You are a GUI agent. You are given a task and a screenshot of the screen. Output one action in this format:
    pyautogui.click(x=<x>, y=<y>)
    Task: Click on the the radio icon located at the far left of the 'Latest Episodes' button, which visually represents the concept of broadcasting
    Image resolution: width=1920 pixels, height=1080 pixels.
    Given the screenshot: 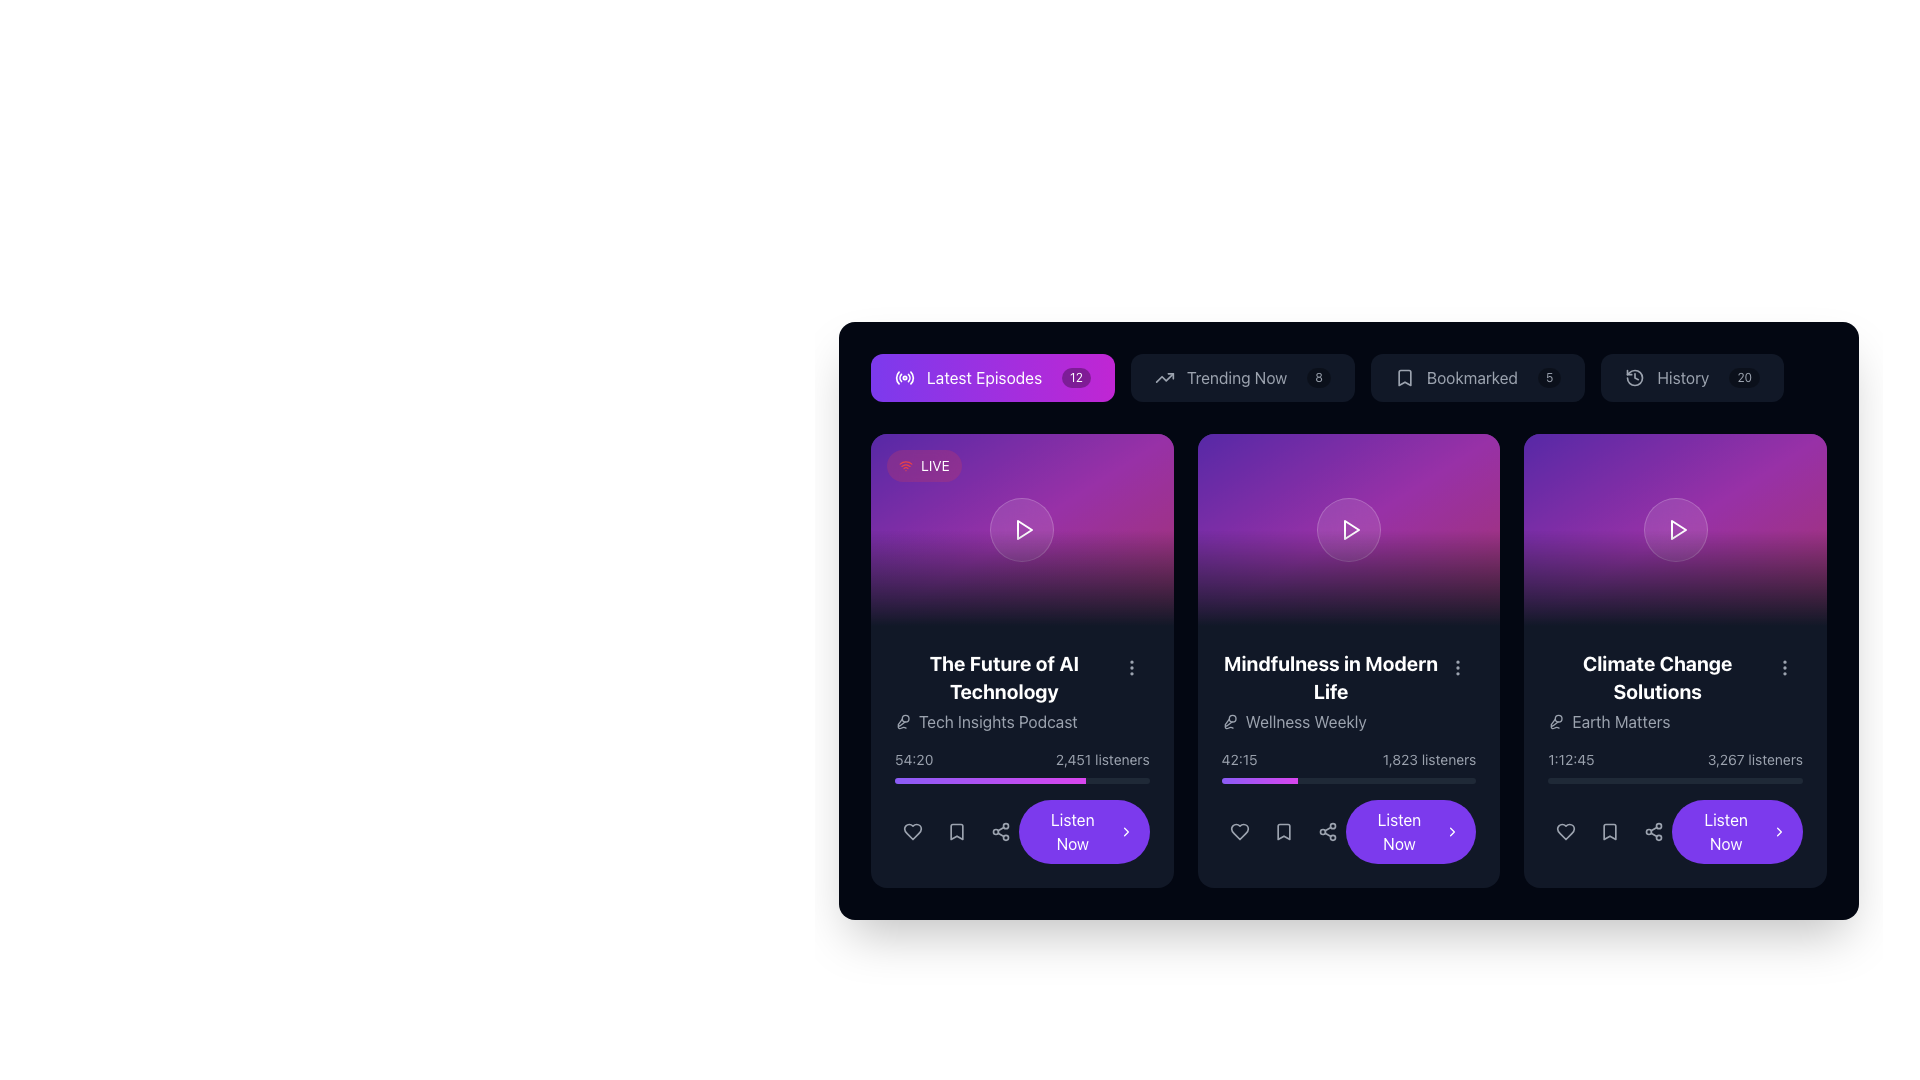 What is the action you would take?
    pyautogui.click(x=904, y=378)
    